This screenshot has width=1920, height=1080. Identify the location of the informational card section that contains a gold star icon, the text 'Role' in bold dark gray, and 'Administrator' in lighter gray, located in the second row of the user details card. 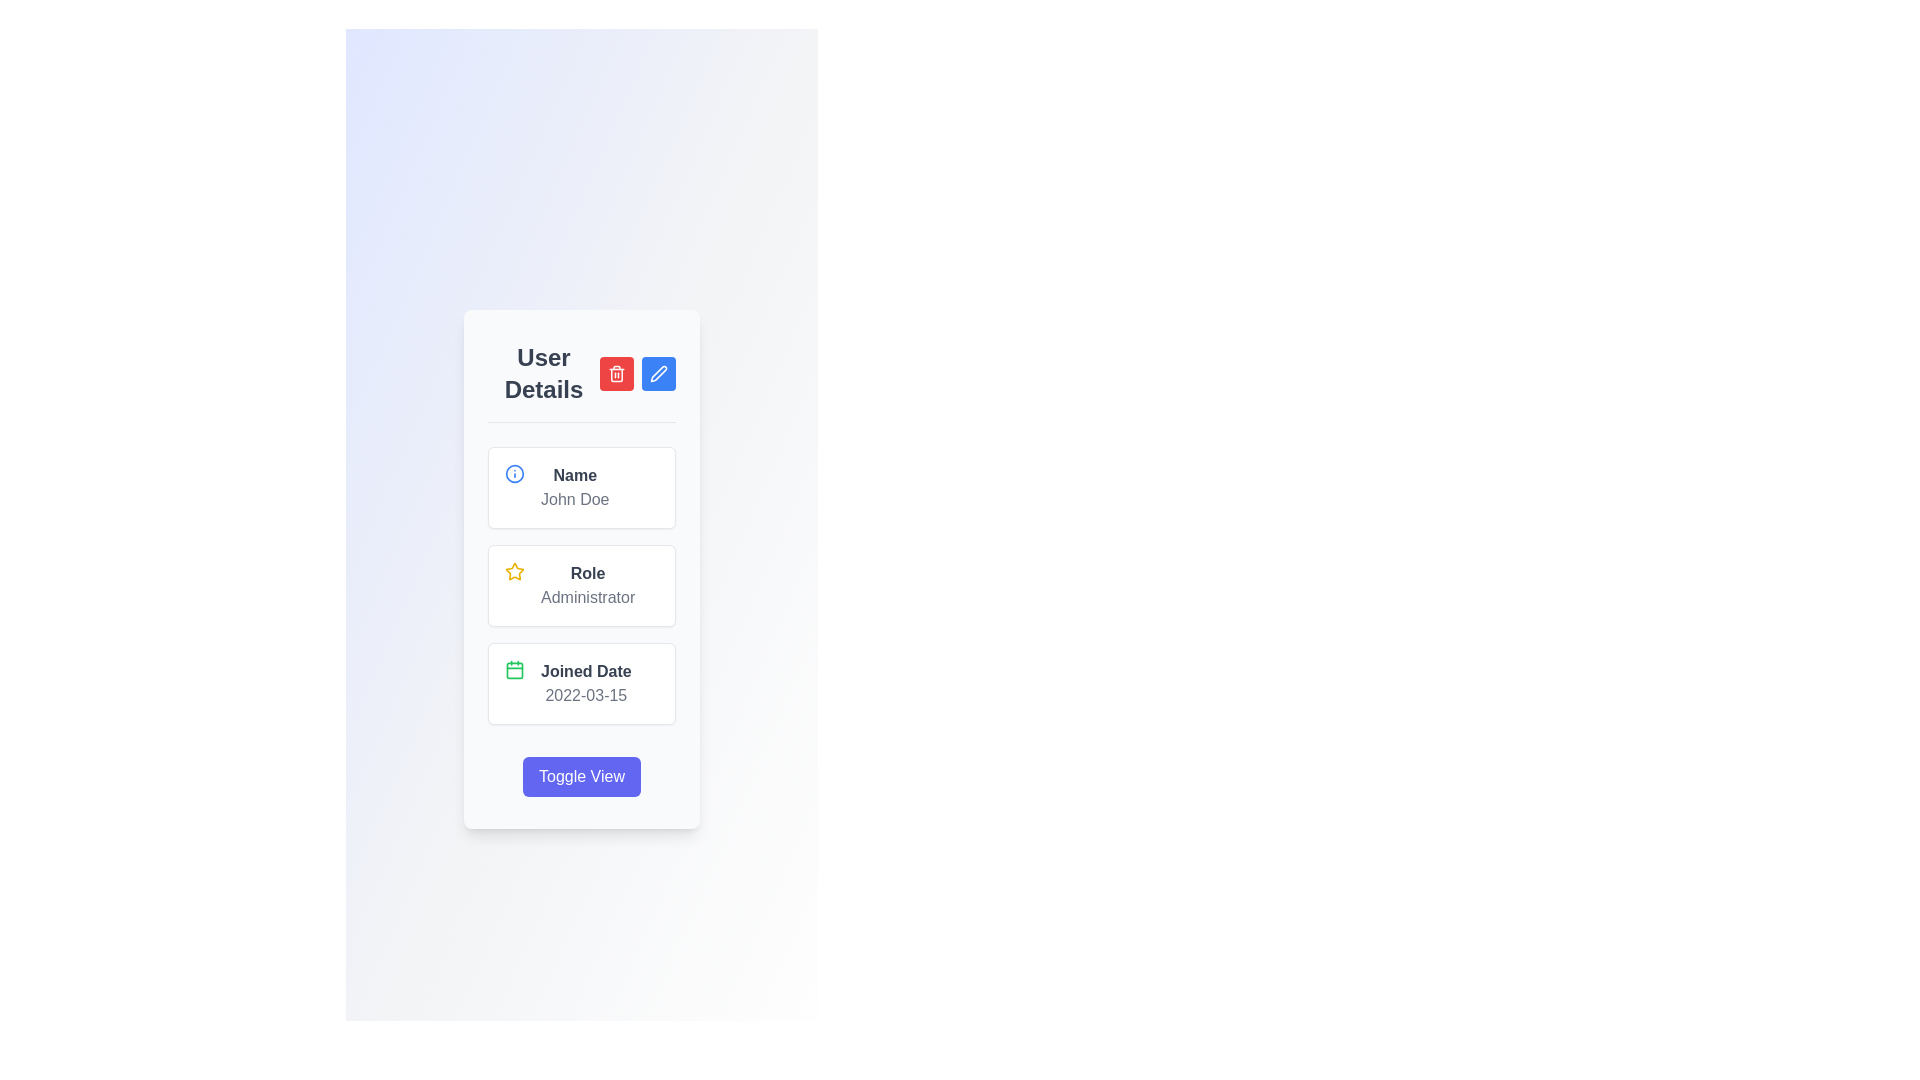
(580, 585).